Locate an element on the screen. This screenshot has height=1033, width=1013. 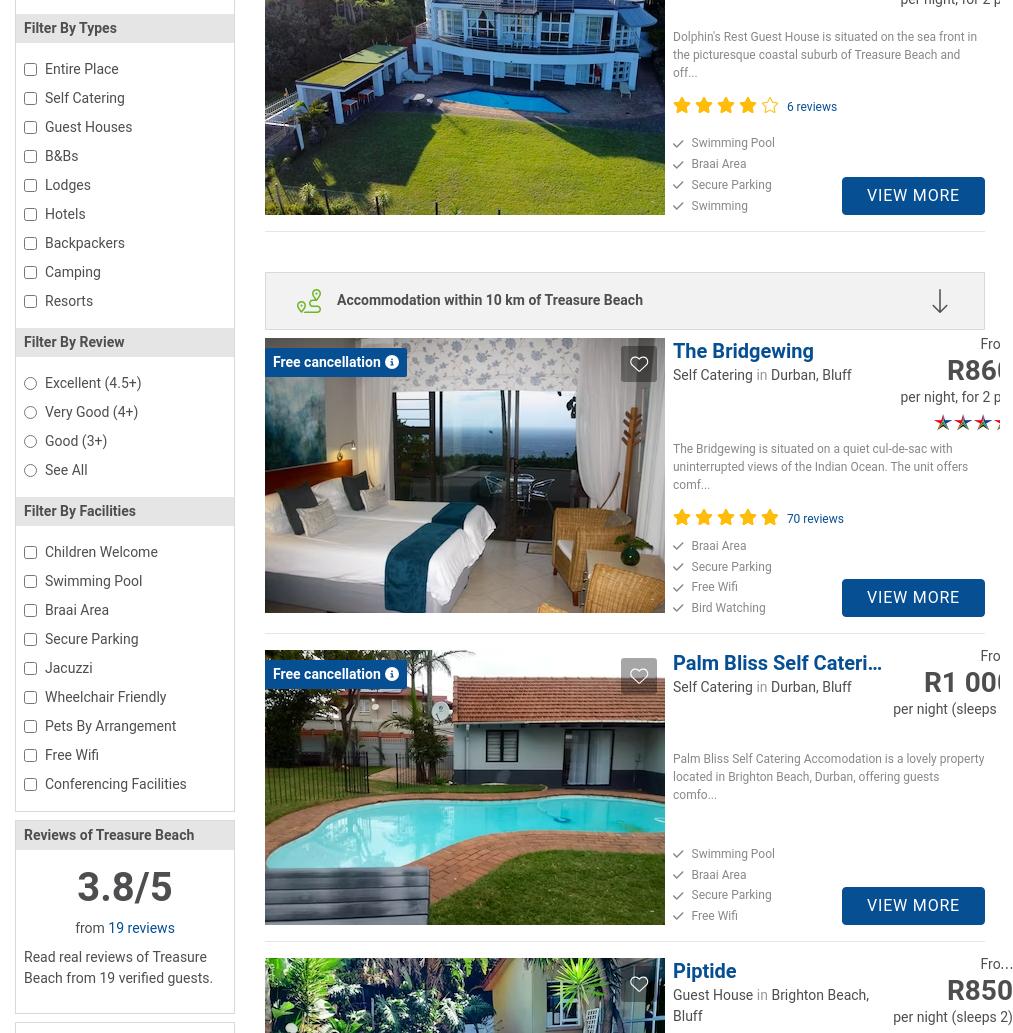
'Accommodation within 10 km of Treasure Beach' is located at coordinates (337, 298).